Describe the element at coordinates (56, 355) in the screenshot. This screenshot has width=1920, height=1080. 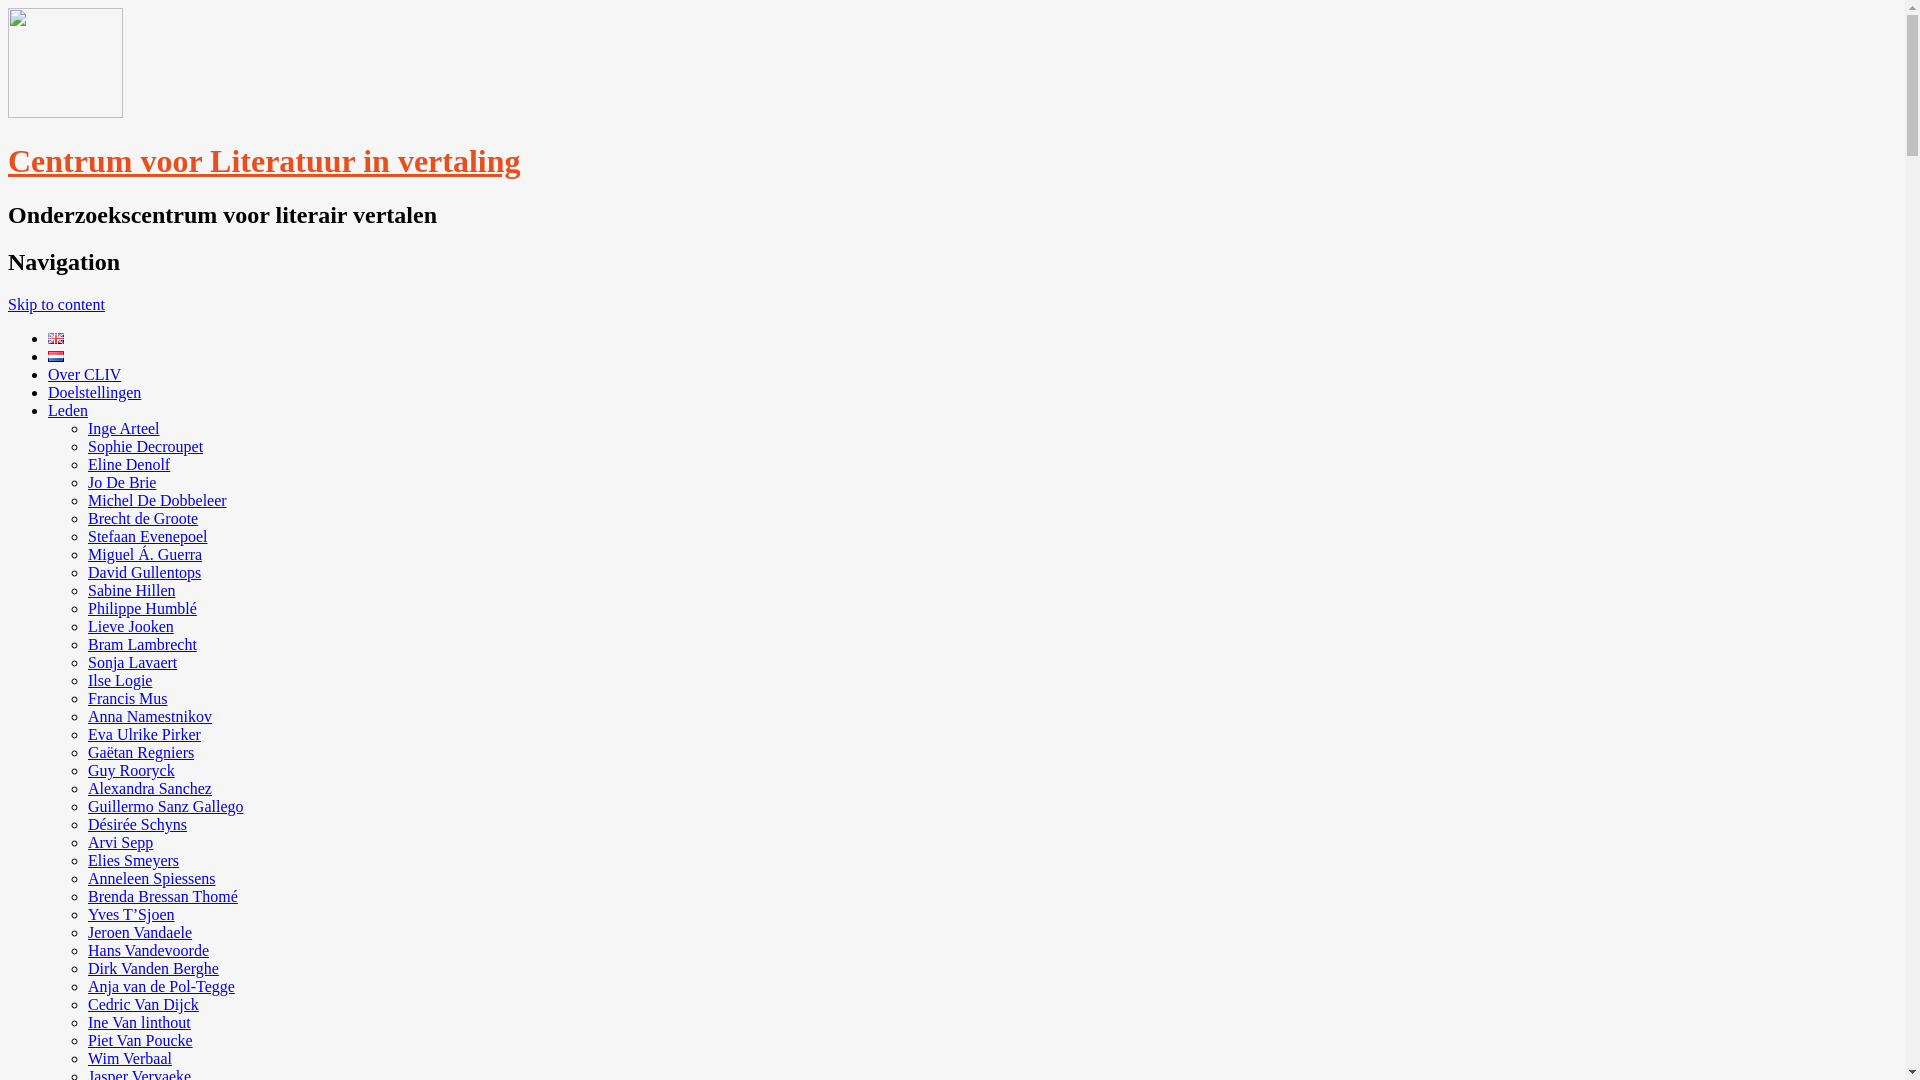
I see `'Nederlands'` at that location.